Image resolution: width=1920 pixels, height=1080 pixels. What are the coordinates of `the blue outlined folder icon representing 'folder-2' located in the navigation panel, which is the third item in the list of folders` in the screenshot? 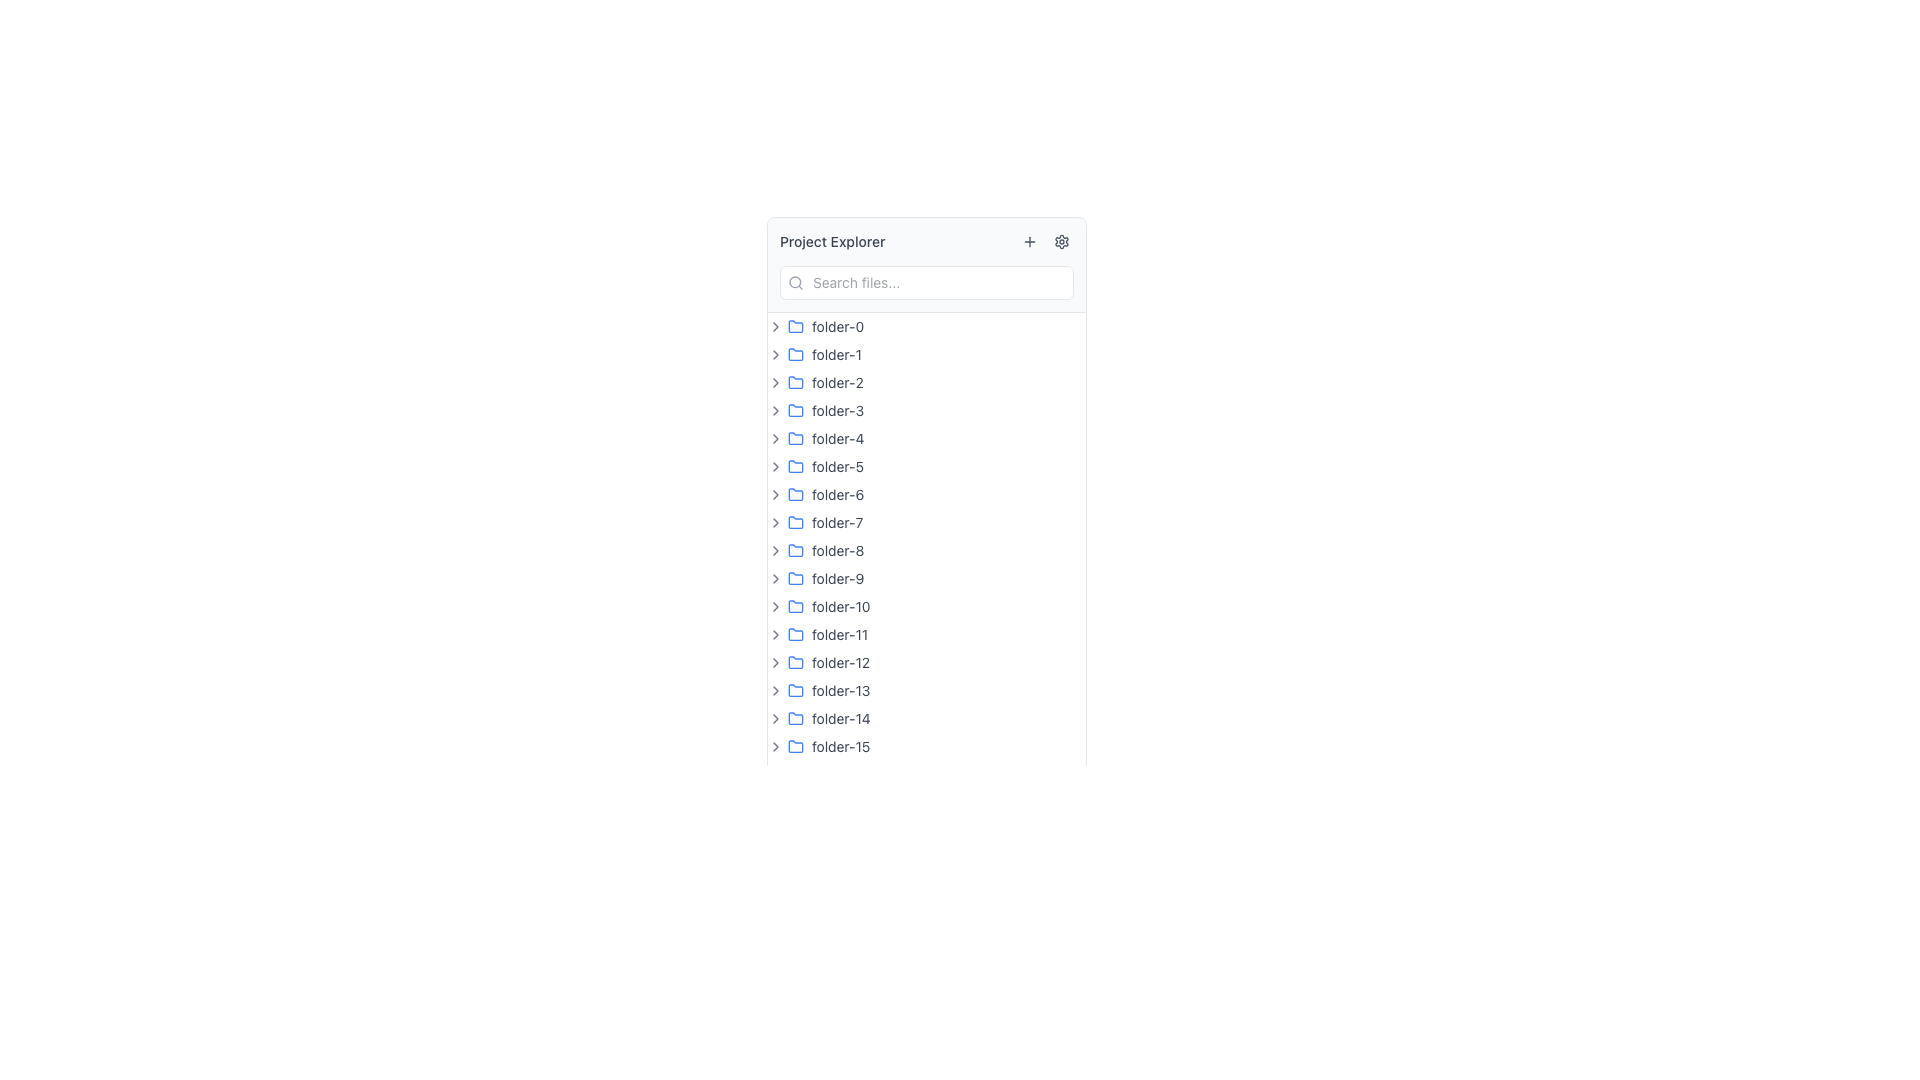 It's located at (795, 381).